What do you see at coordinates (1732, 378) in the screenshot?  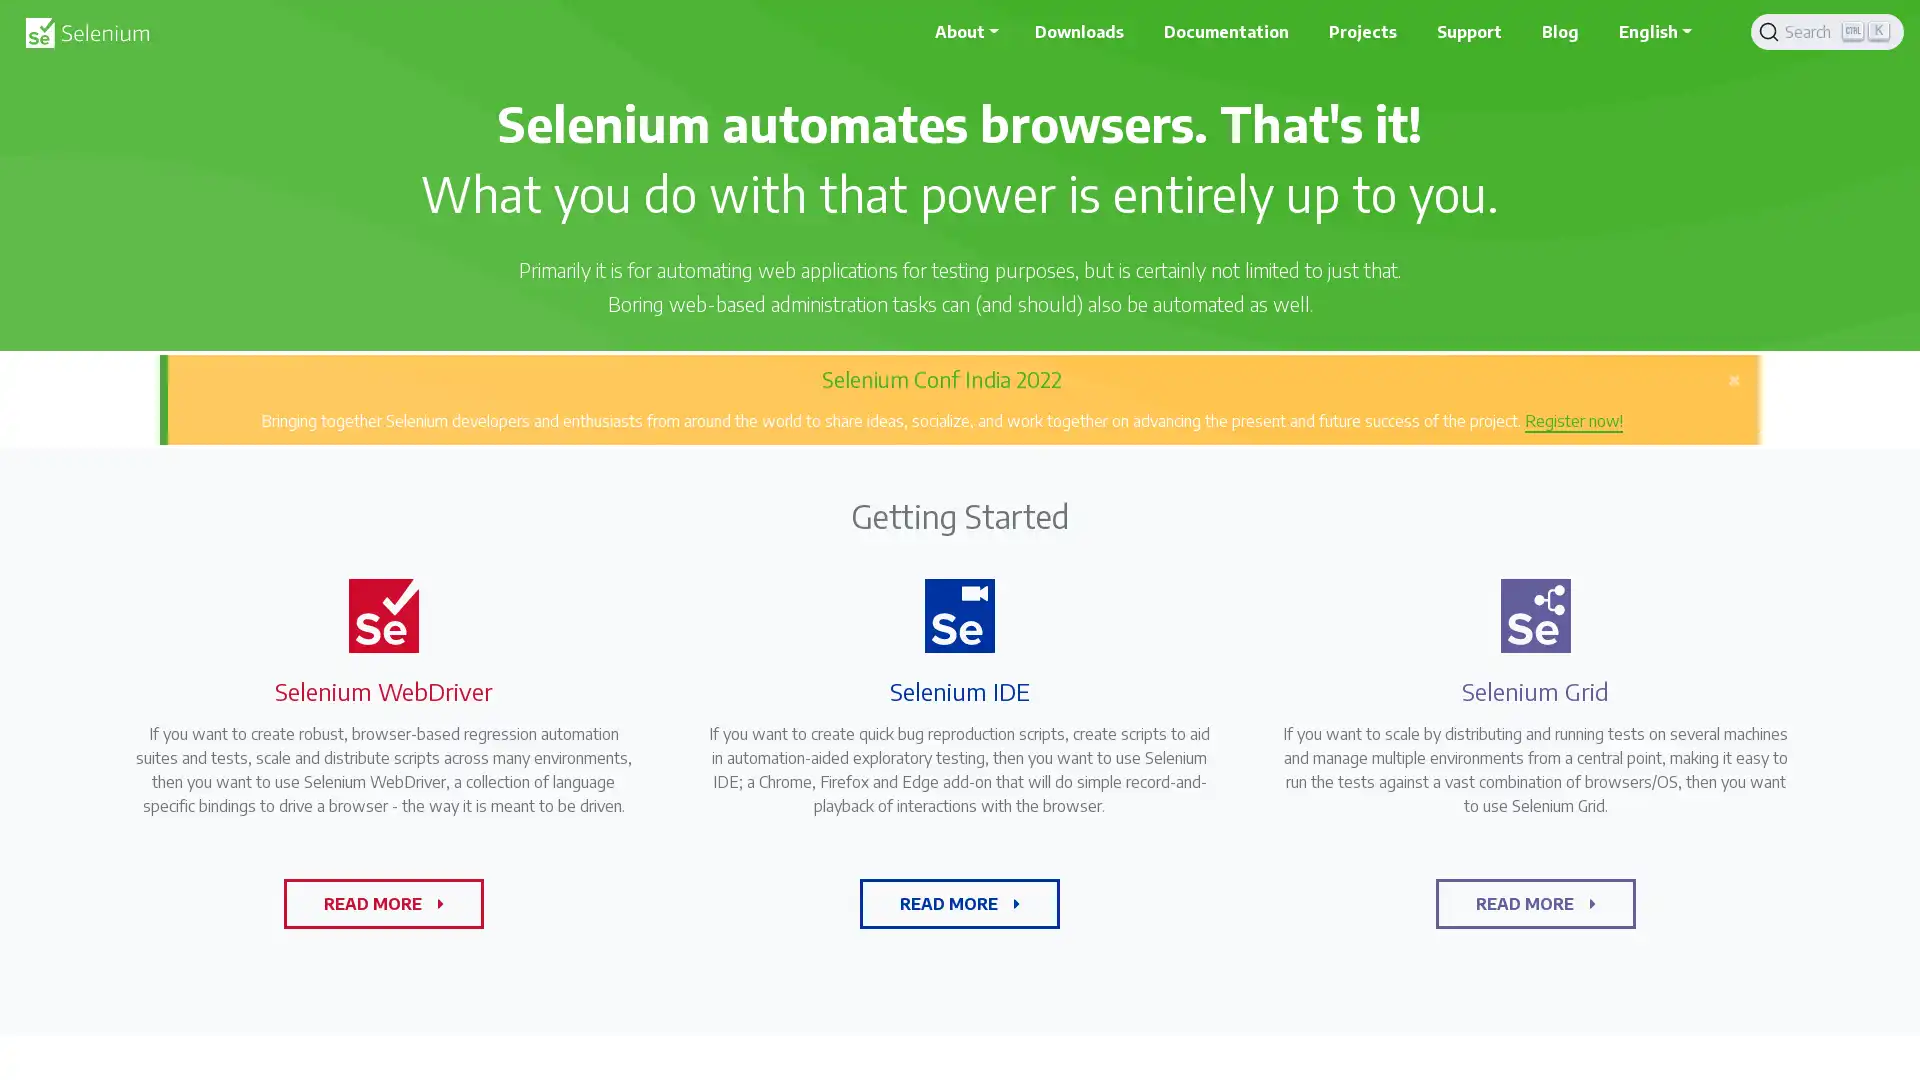 I see `Close` at bounding box center [1732, 378].